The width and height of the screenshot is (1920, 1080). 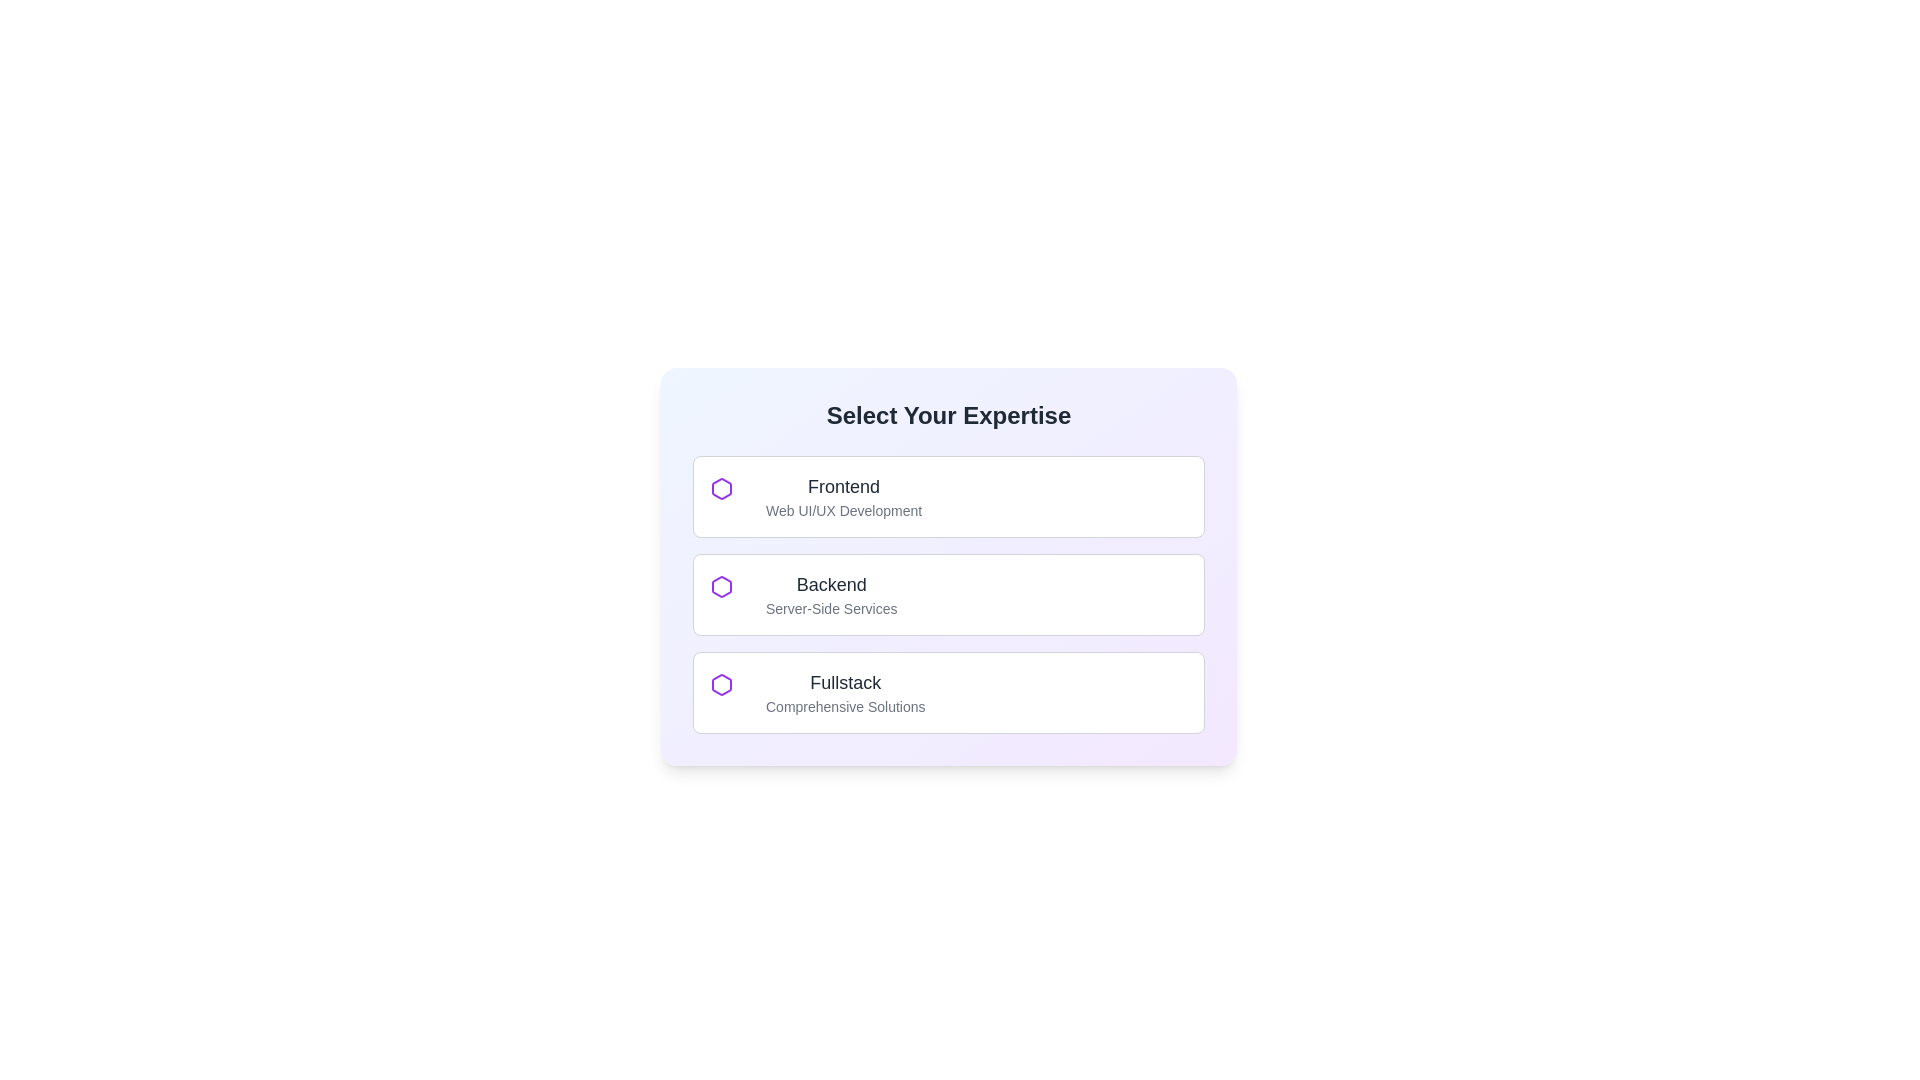 I want to click on the selectable option block for 'Fullstack' in the 'Select Your Expertise' section, so click(x=948, y=692).